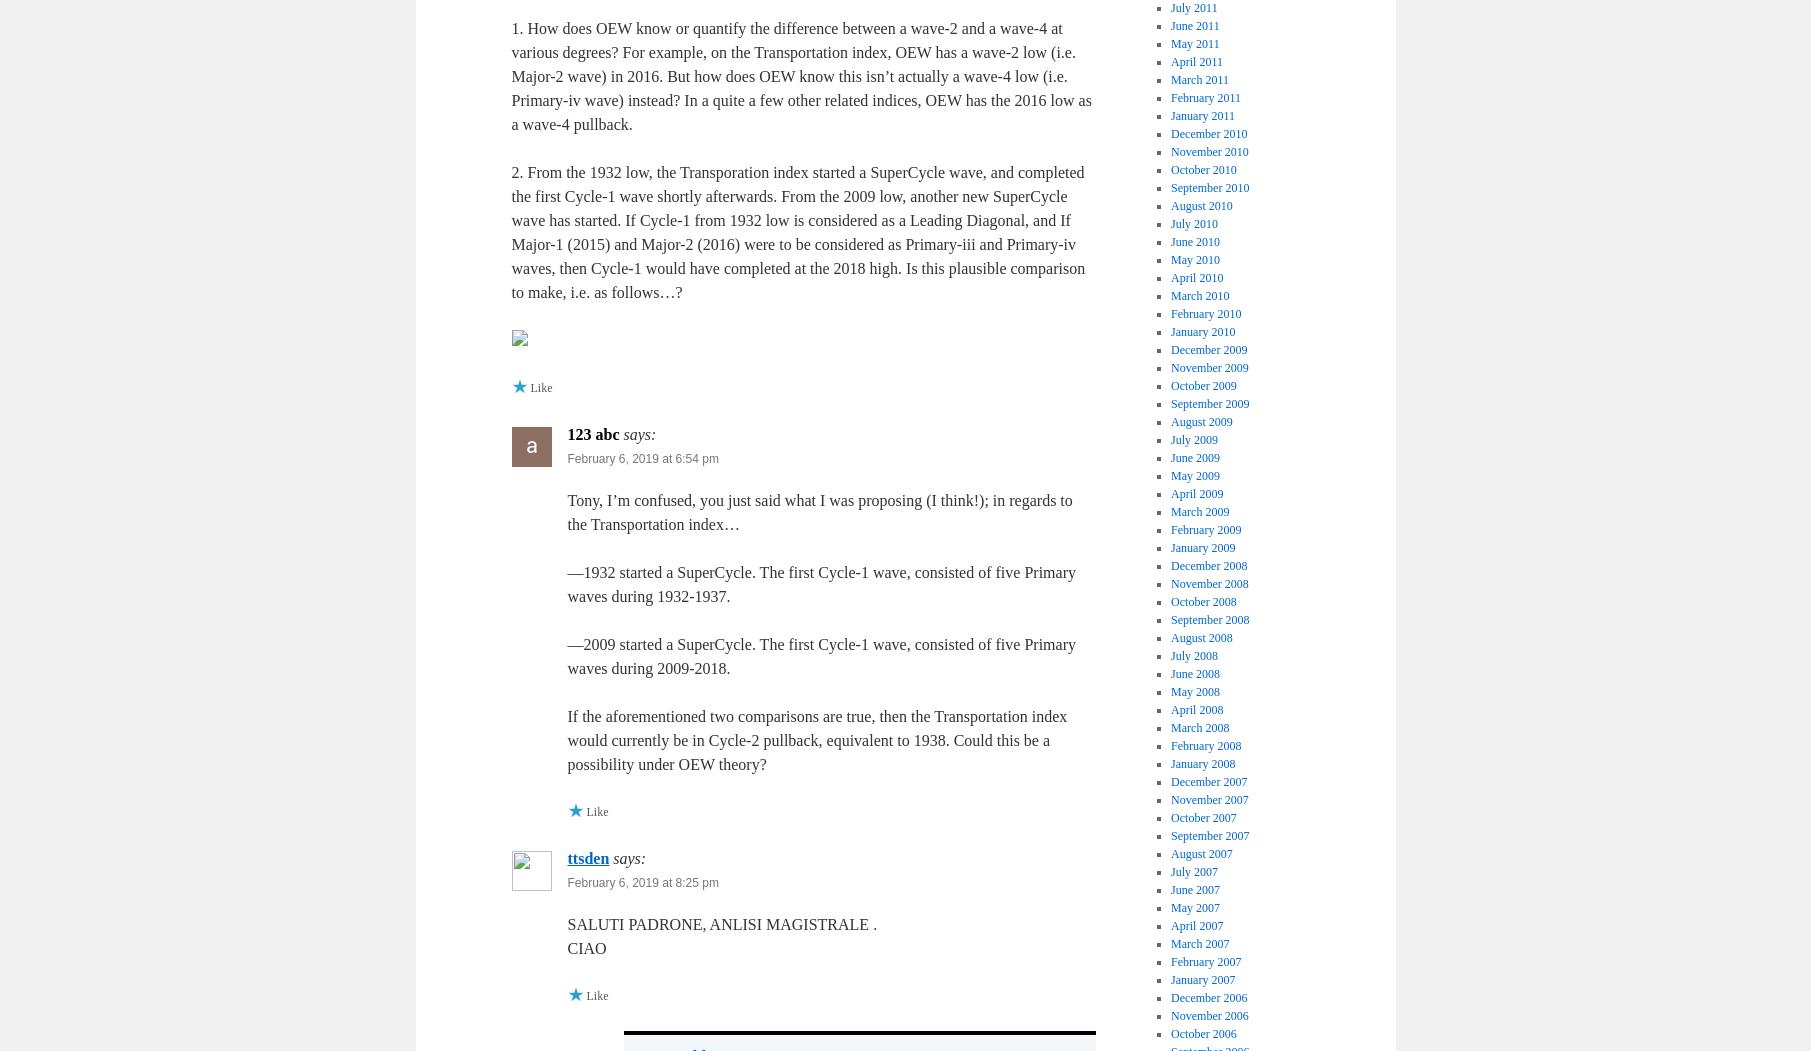 Image resolution: width=1811 pixels, height=1051 pixels. I want to click on 'December 2009', so click(1209, 349).